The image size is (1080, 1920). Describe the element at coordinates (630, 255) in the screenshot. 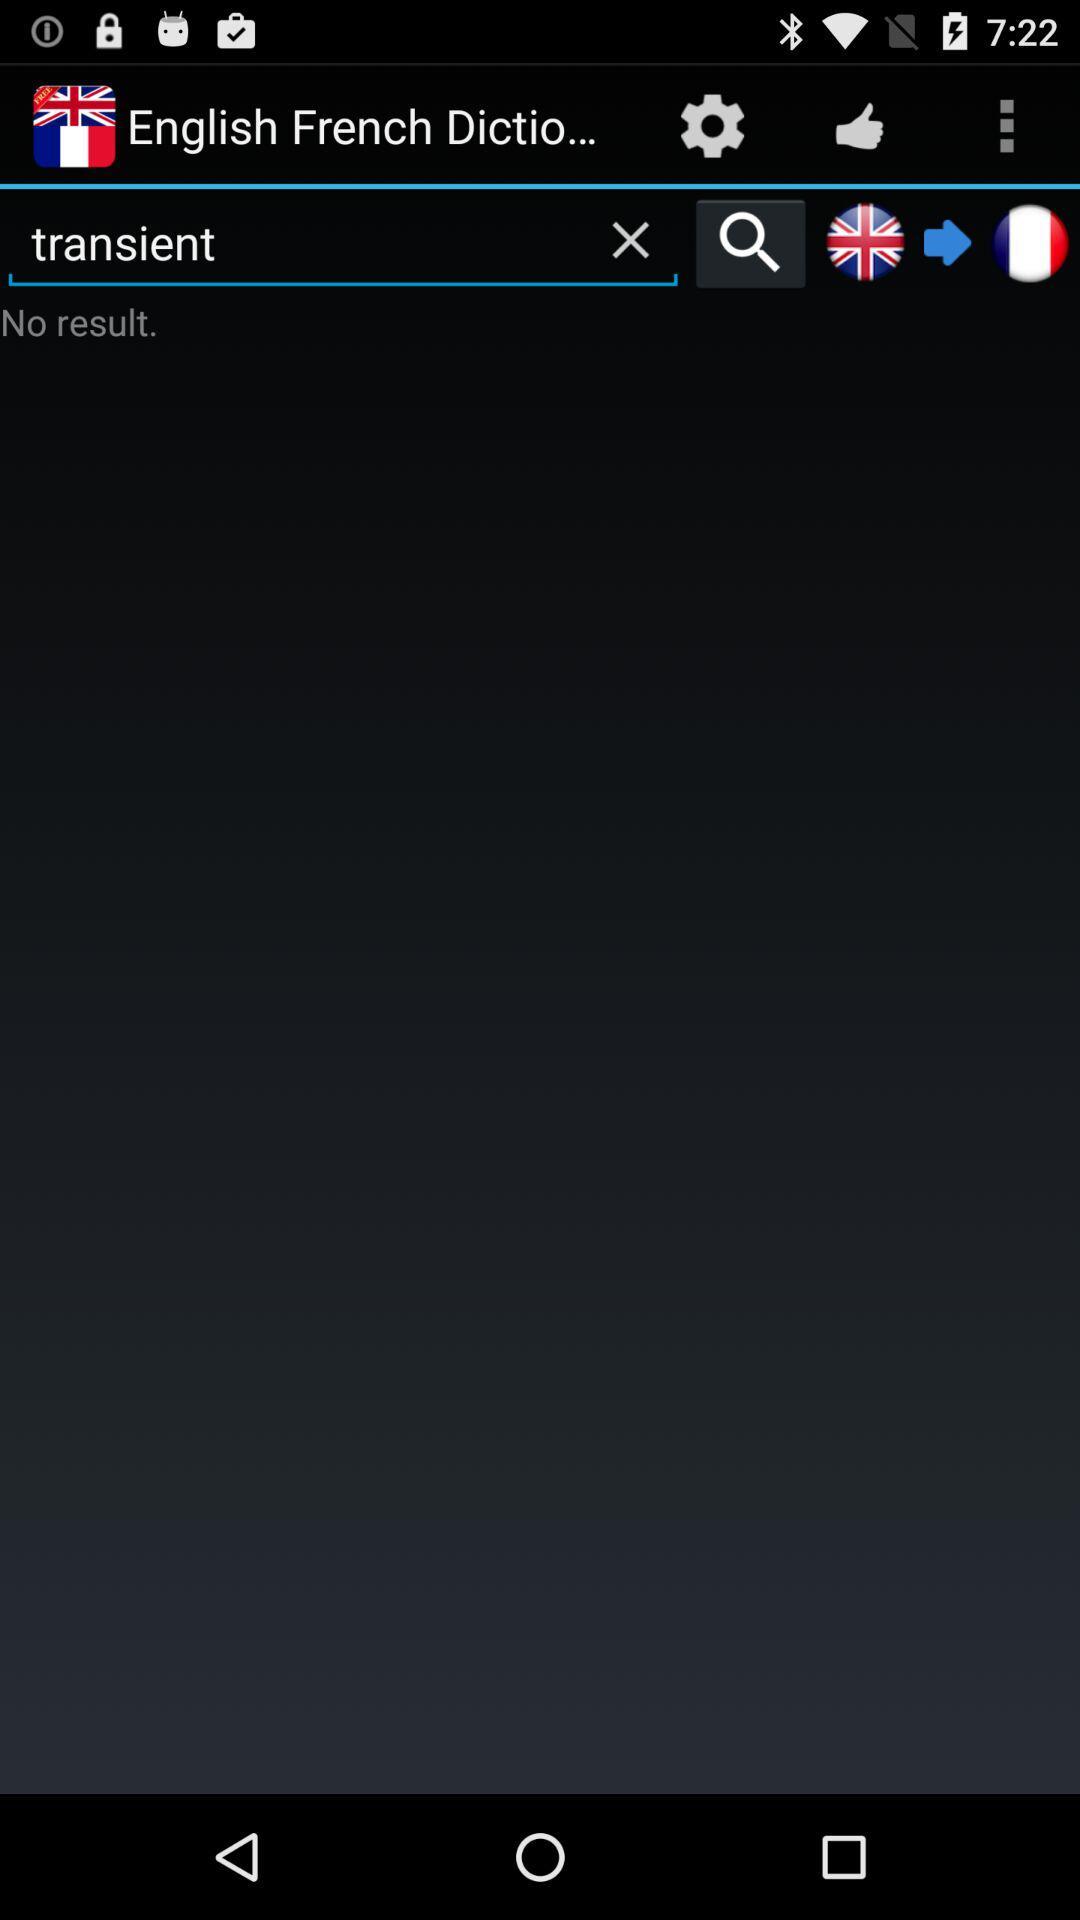

I see `the close icon` at that location.